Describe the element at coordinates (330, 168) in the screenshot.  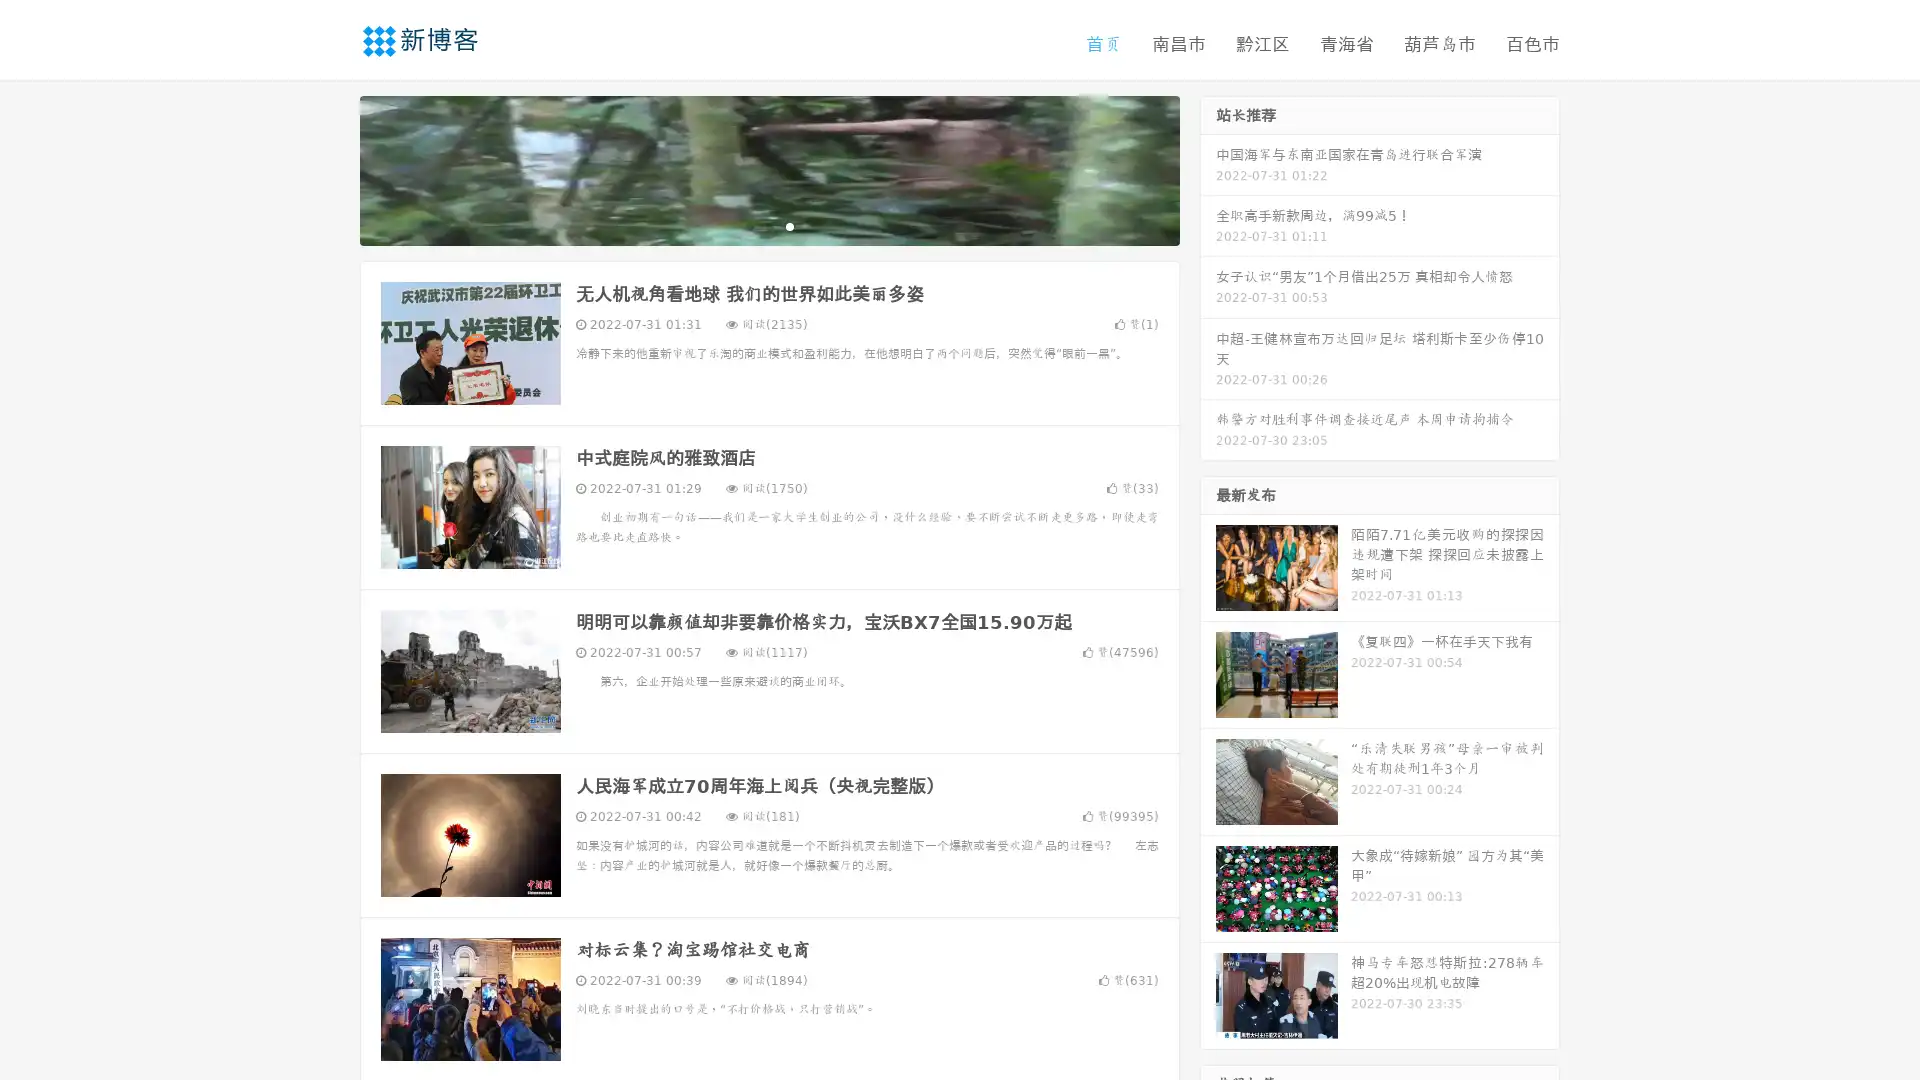
I see `Previous slide` at that location.